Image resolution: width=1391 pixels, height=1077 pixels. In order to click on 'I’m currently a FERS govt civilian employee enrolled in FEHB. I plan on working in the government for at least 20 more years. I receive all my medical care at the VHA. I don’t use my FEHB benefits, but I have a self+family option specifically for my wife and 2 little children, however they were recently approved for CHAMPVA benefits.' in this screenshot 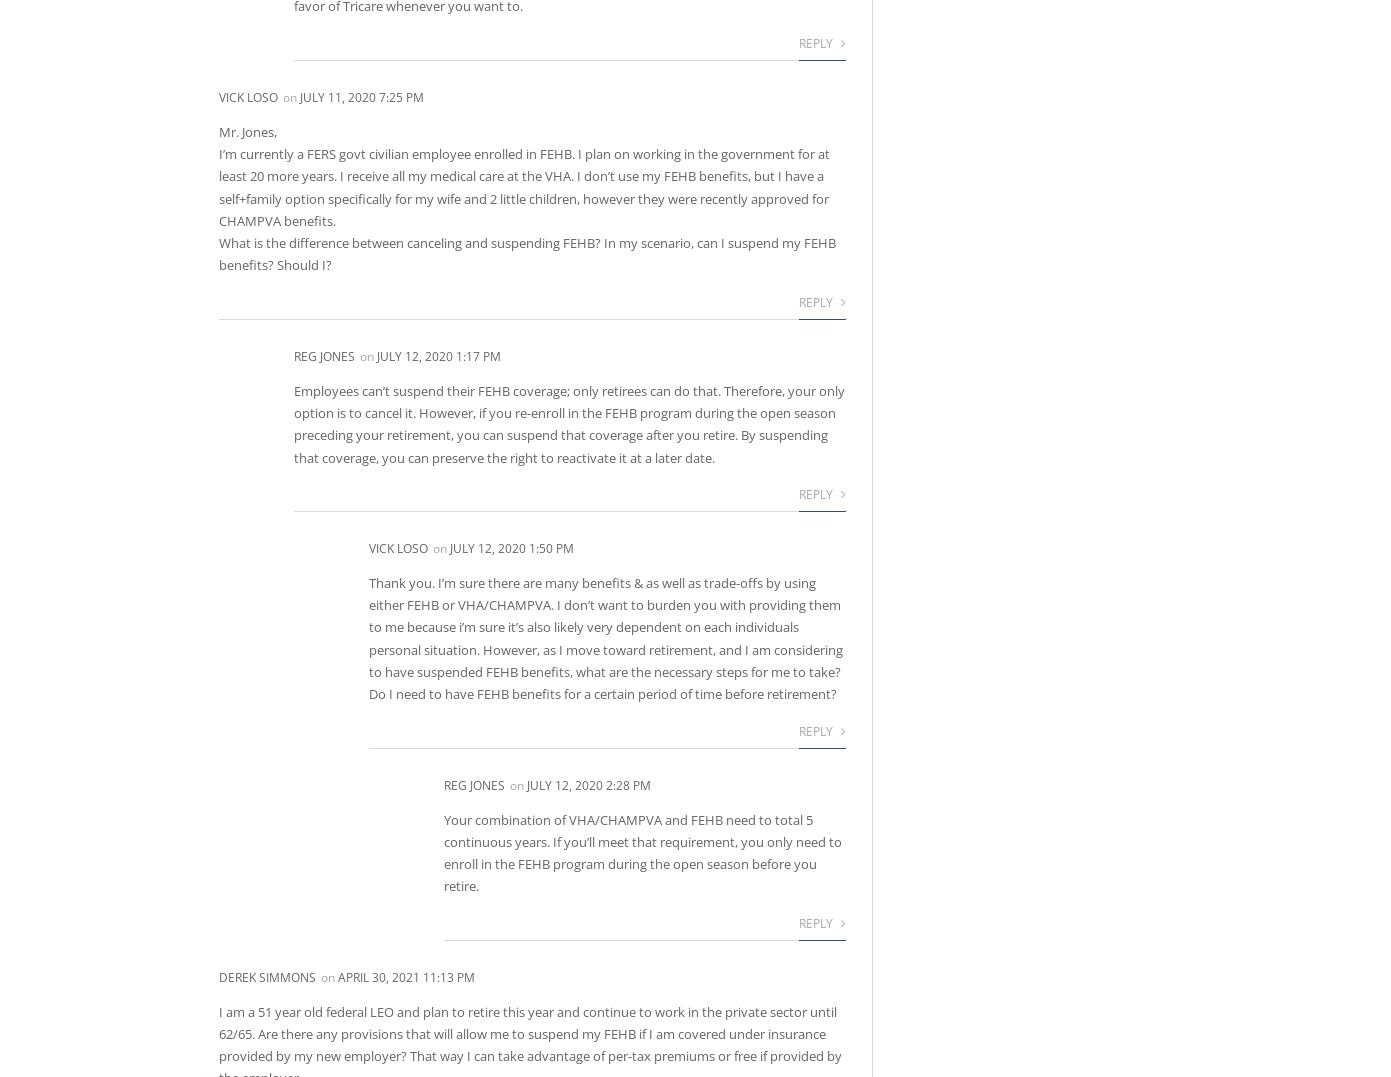, I will do `click(524, 185)`.